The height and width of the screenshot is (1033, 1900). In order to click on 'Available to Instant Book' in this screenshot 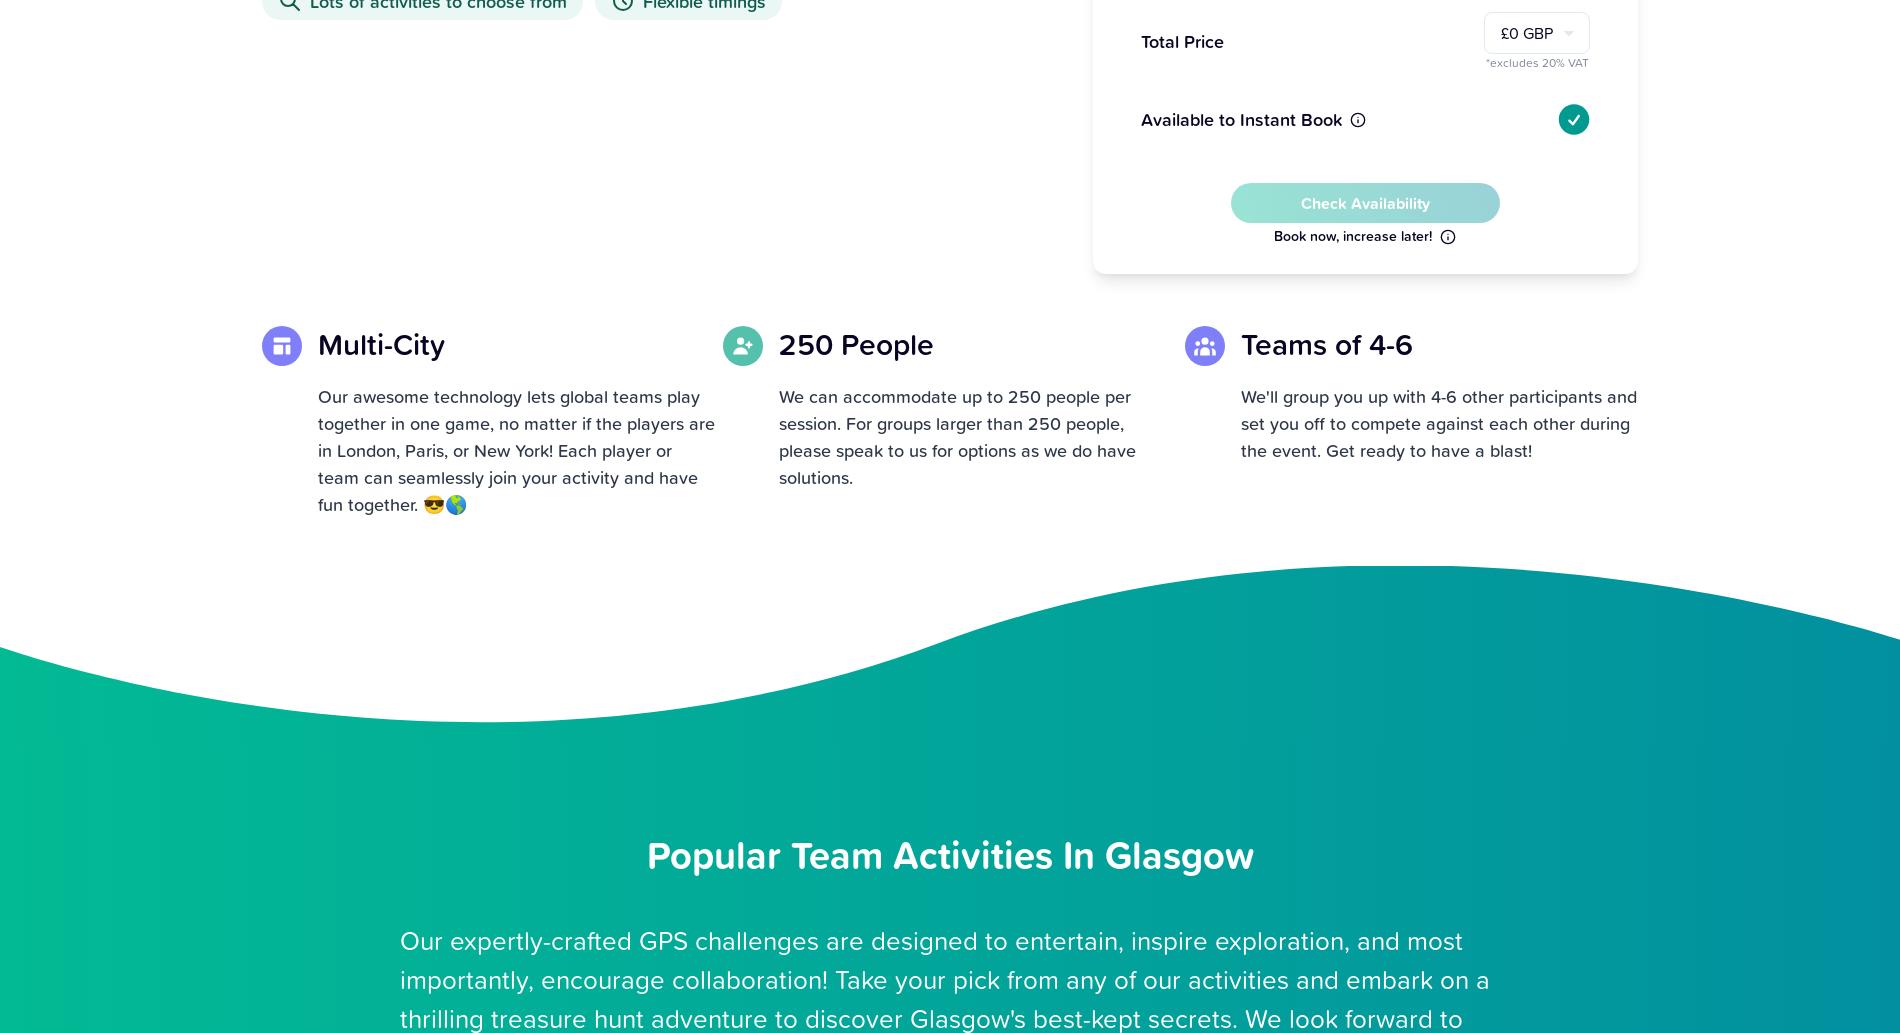, I will do `click(1239, 118)`.